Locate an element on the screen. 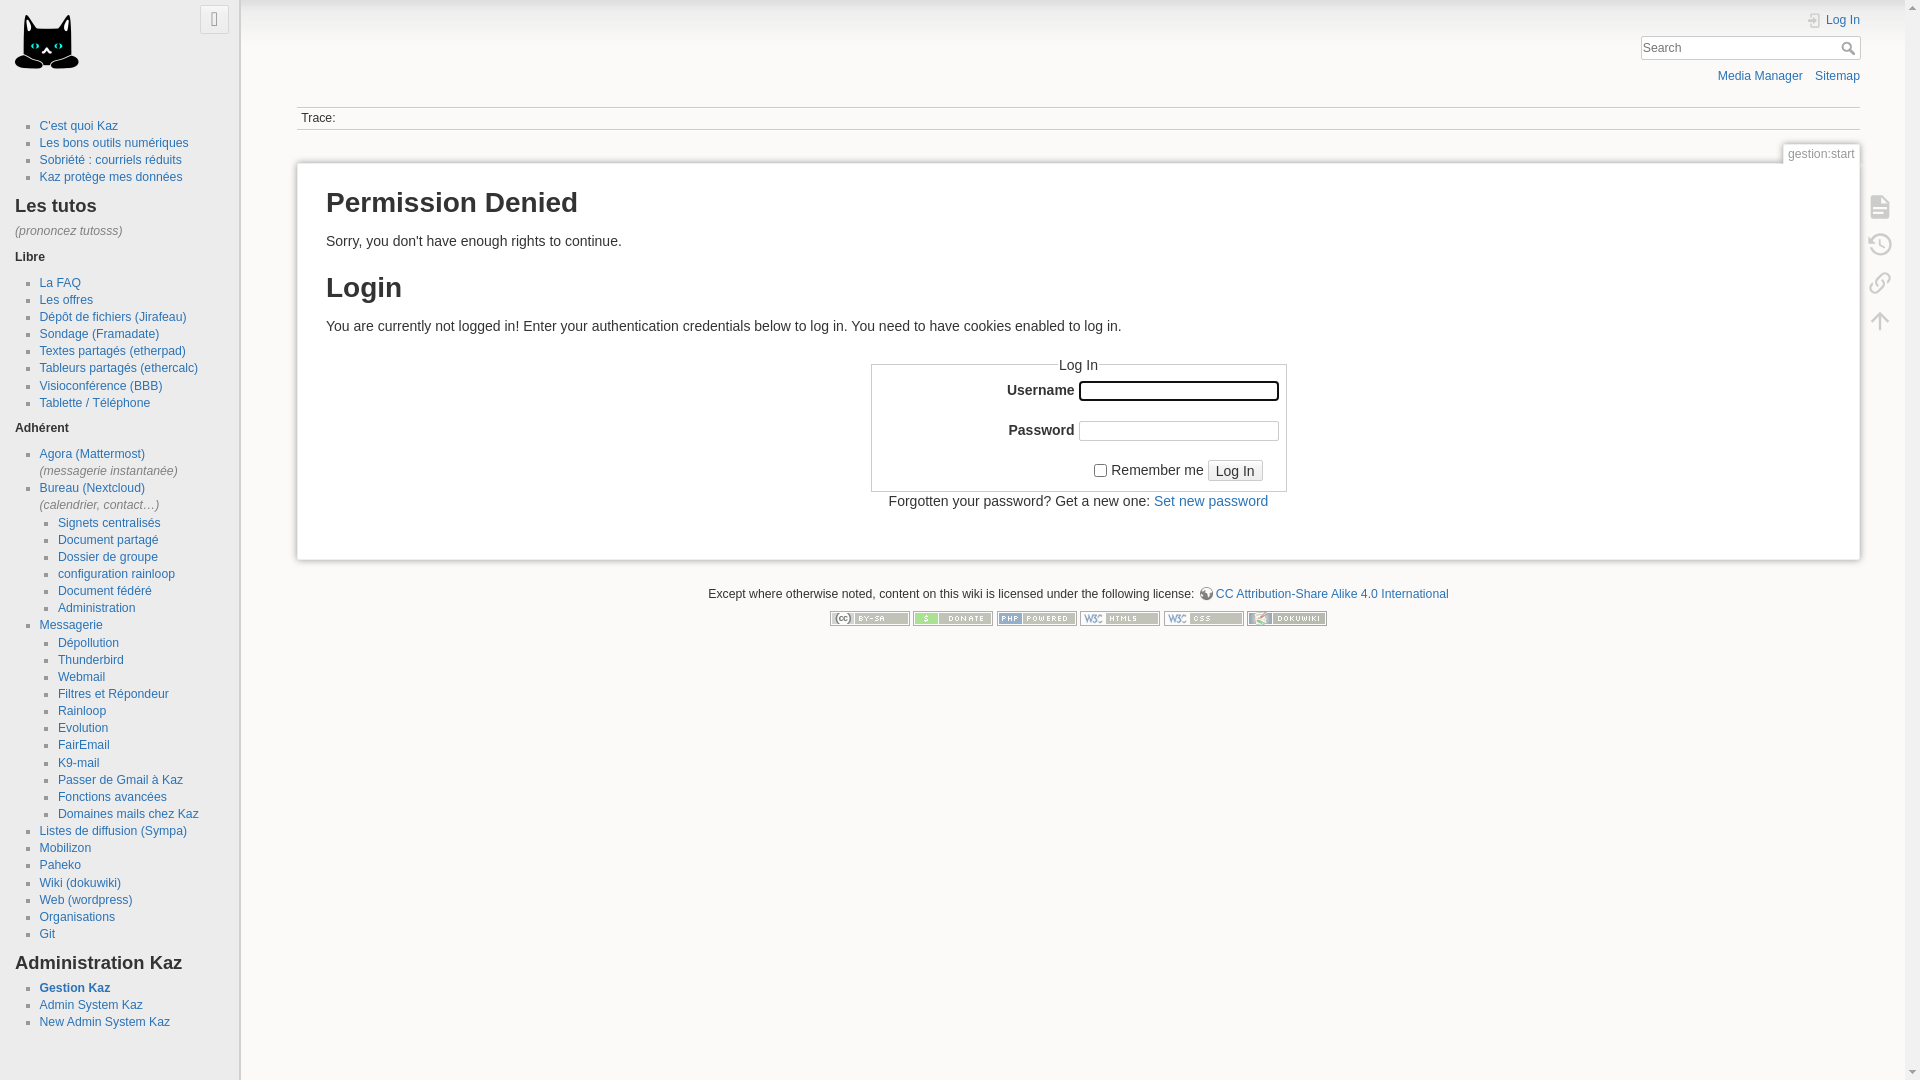 The width and height of the screenshot is (1920, 1080). 'Media Manager' is located at coordinates (1760, 75).